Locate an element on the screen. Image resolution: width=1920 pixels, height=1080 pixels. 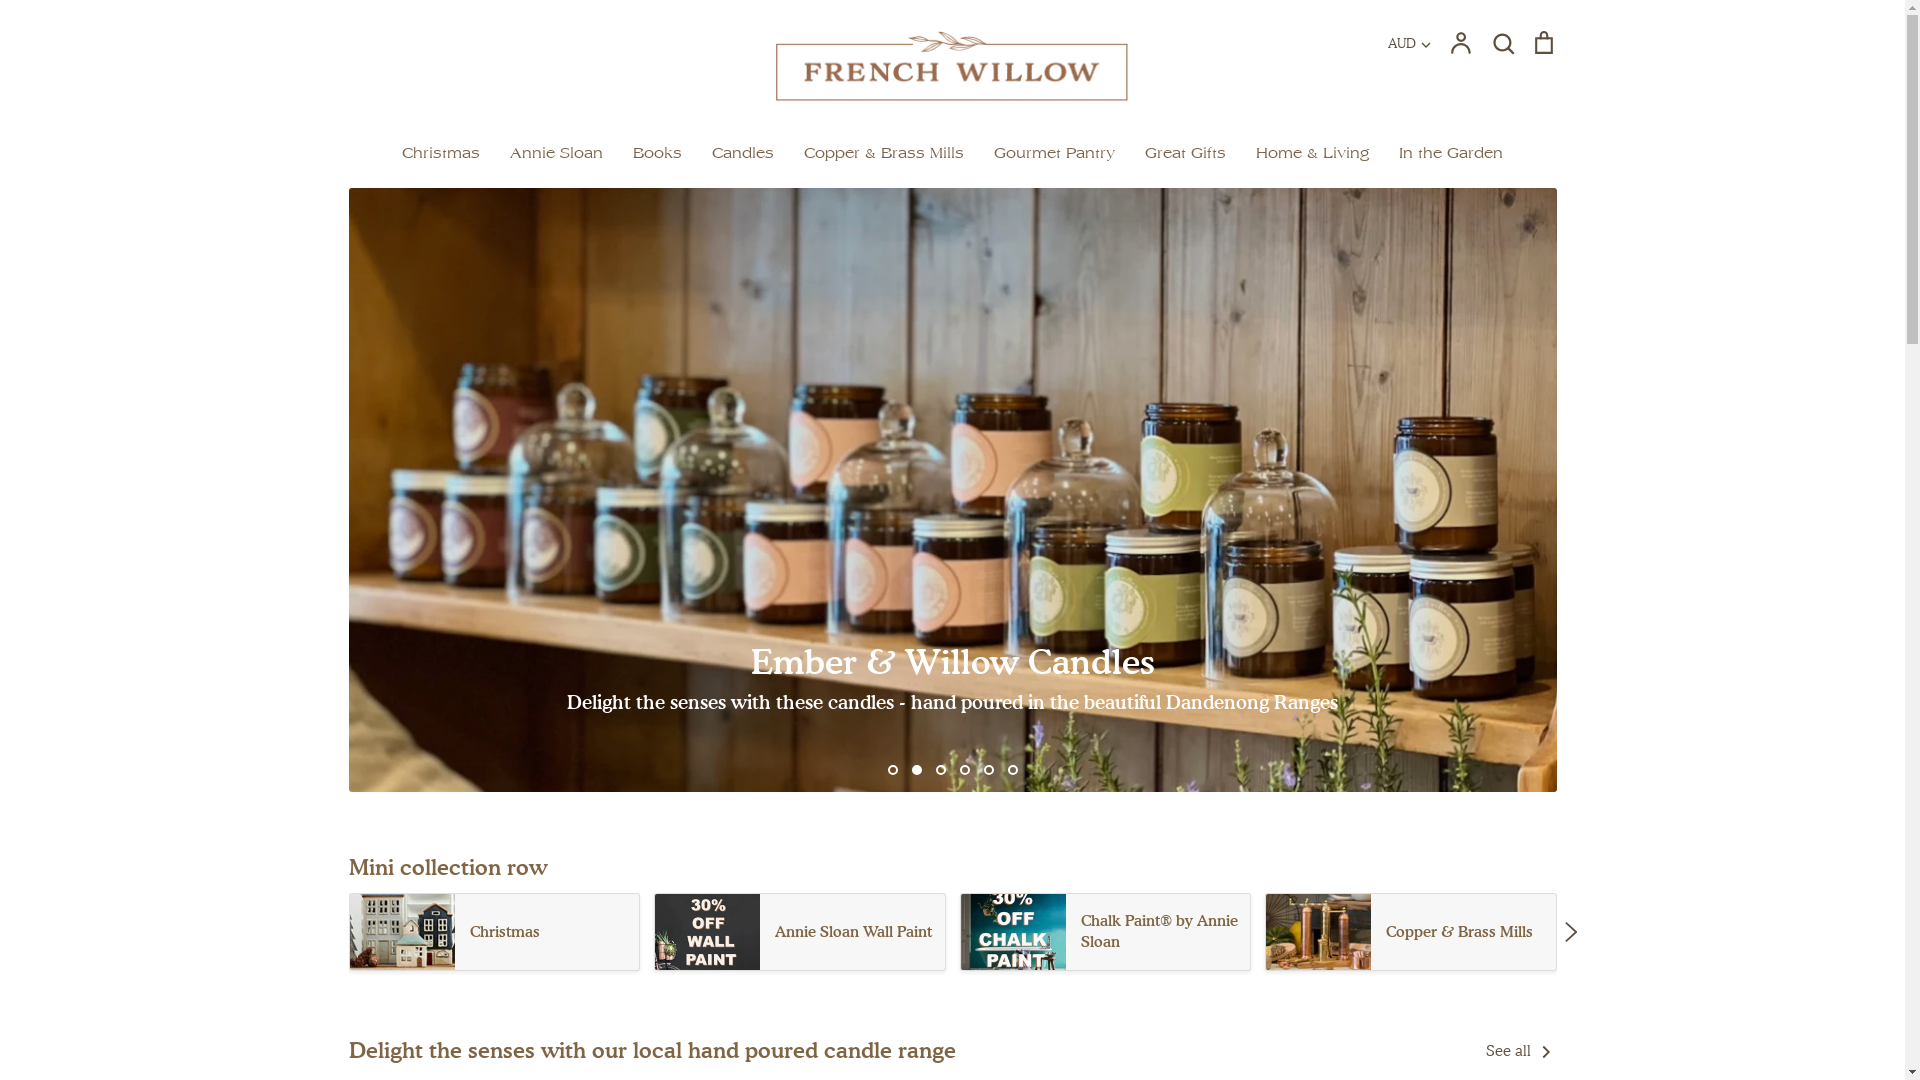
'3' is located at coordinates (935, 769).